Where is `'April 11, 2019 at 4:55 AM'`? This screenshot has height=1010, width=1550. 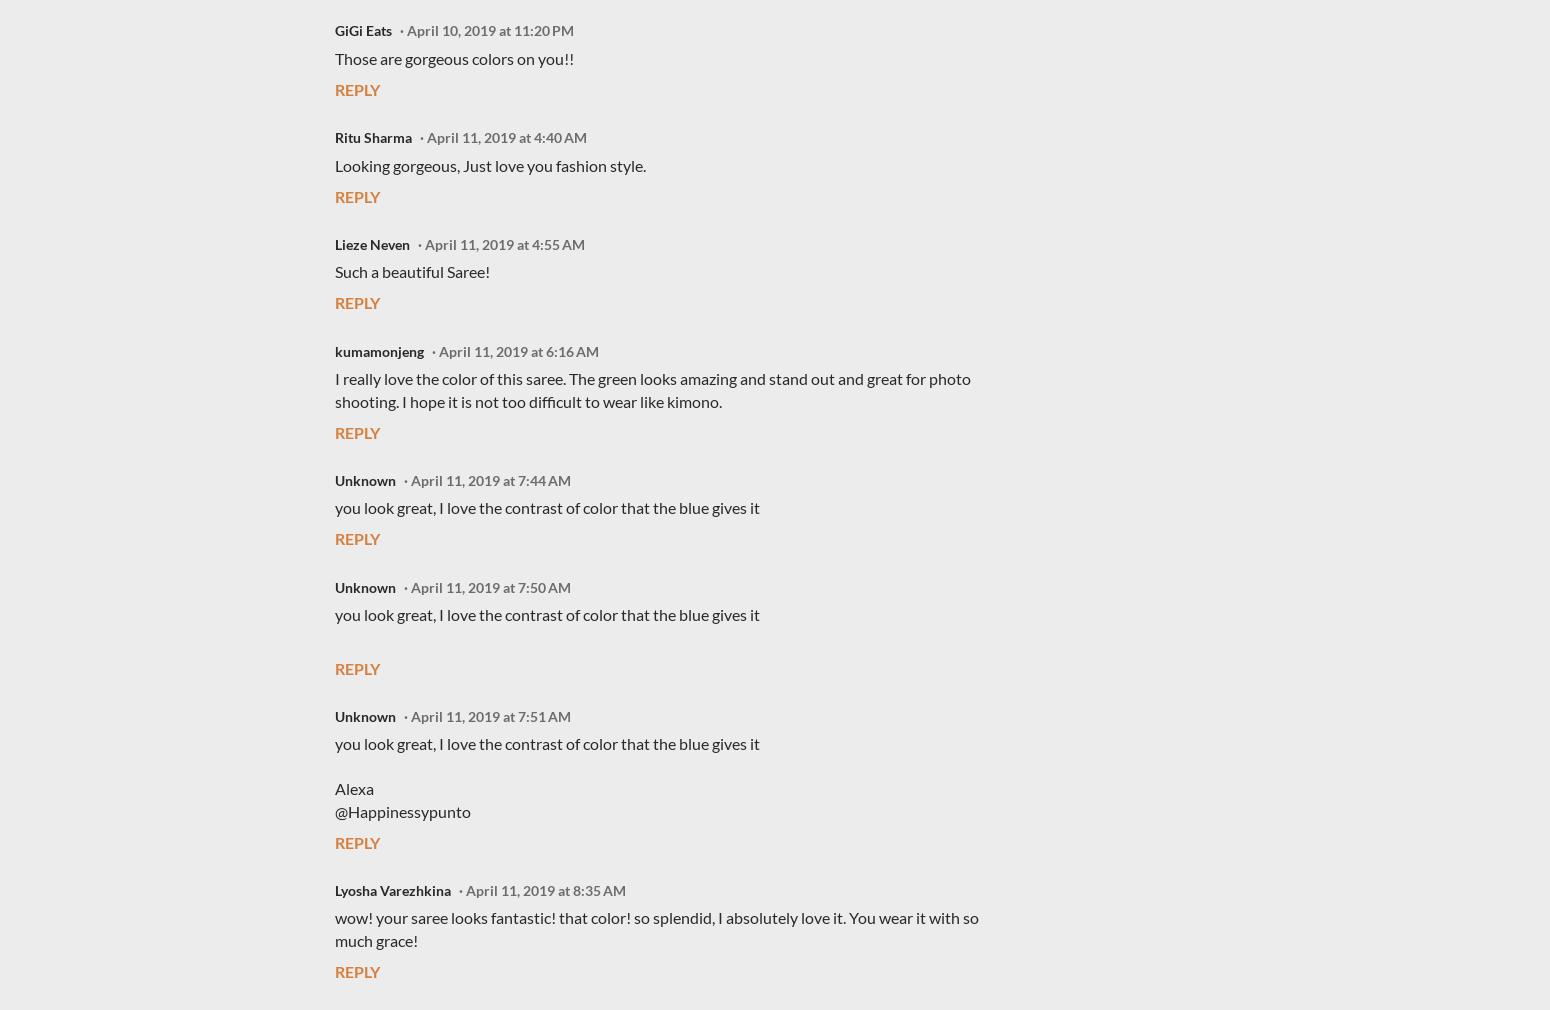 'April 11, 2019 at 4:55 AM' is located at coordinates (503, 243).